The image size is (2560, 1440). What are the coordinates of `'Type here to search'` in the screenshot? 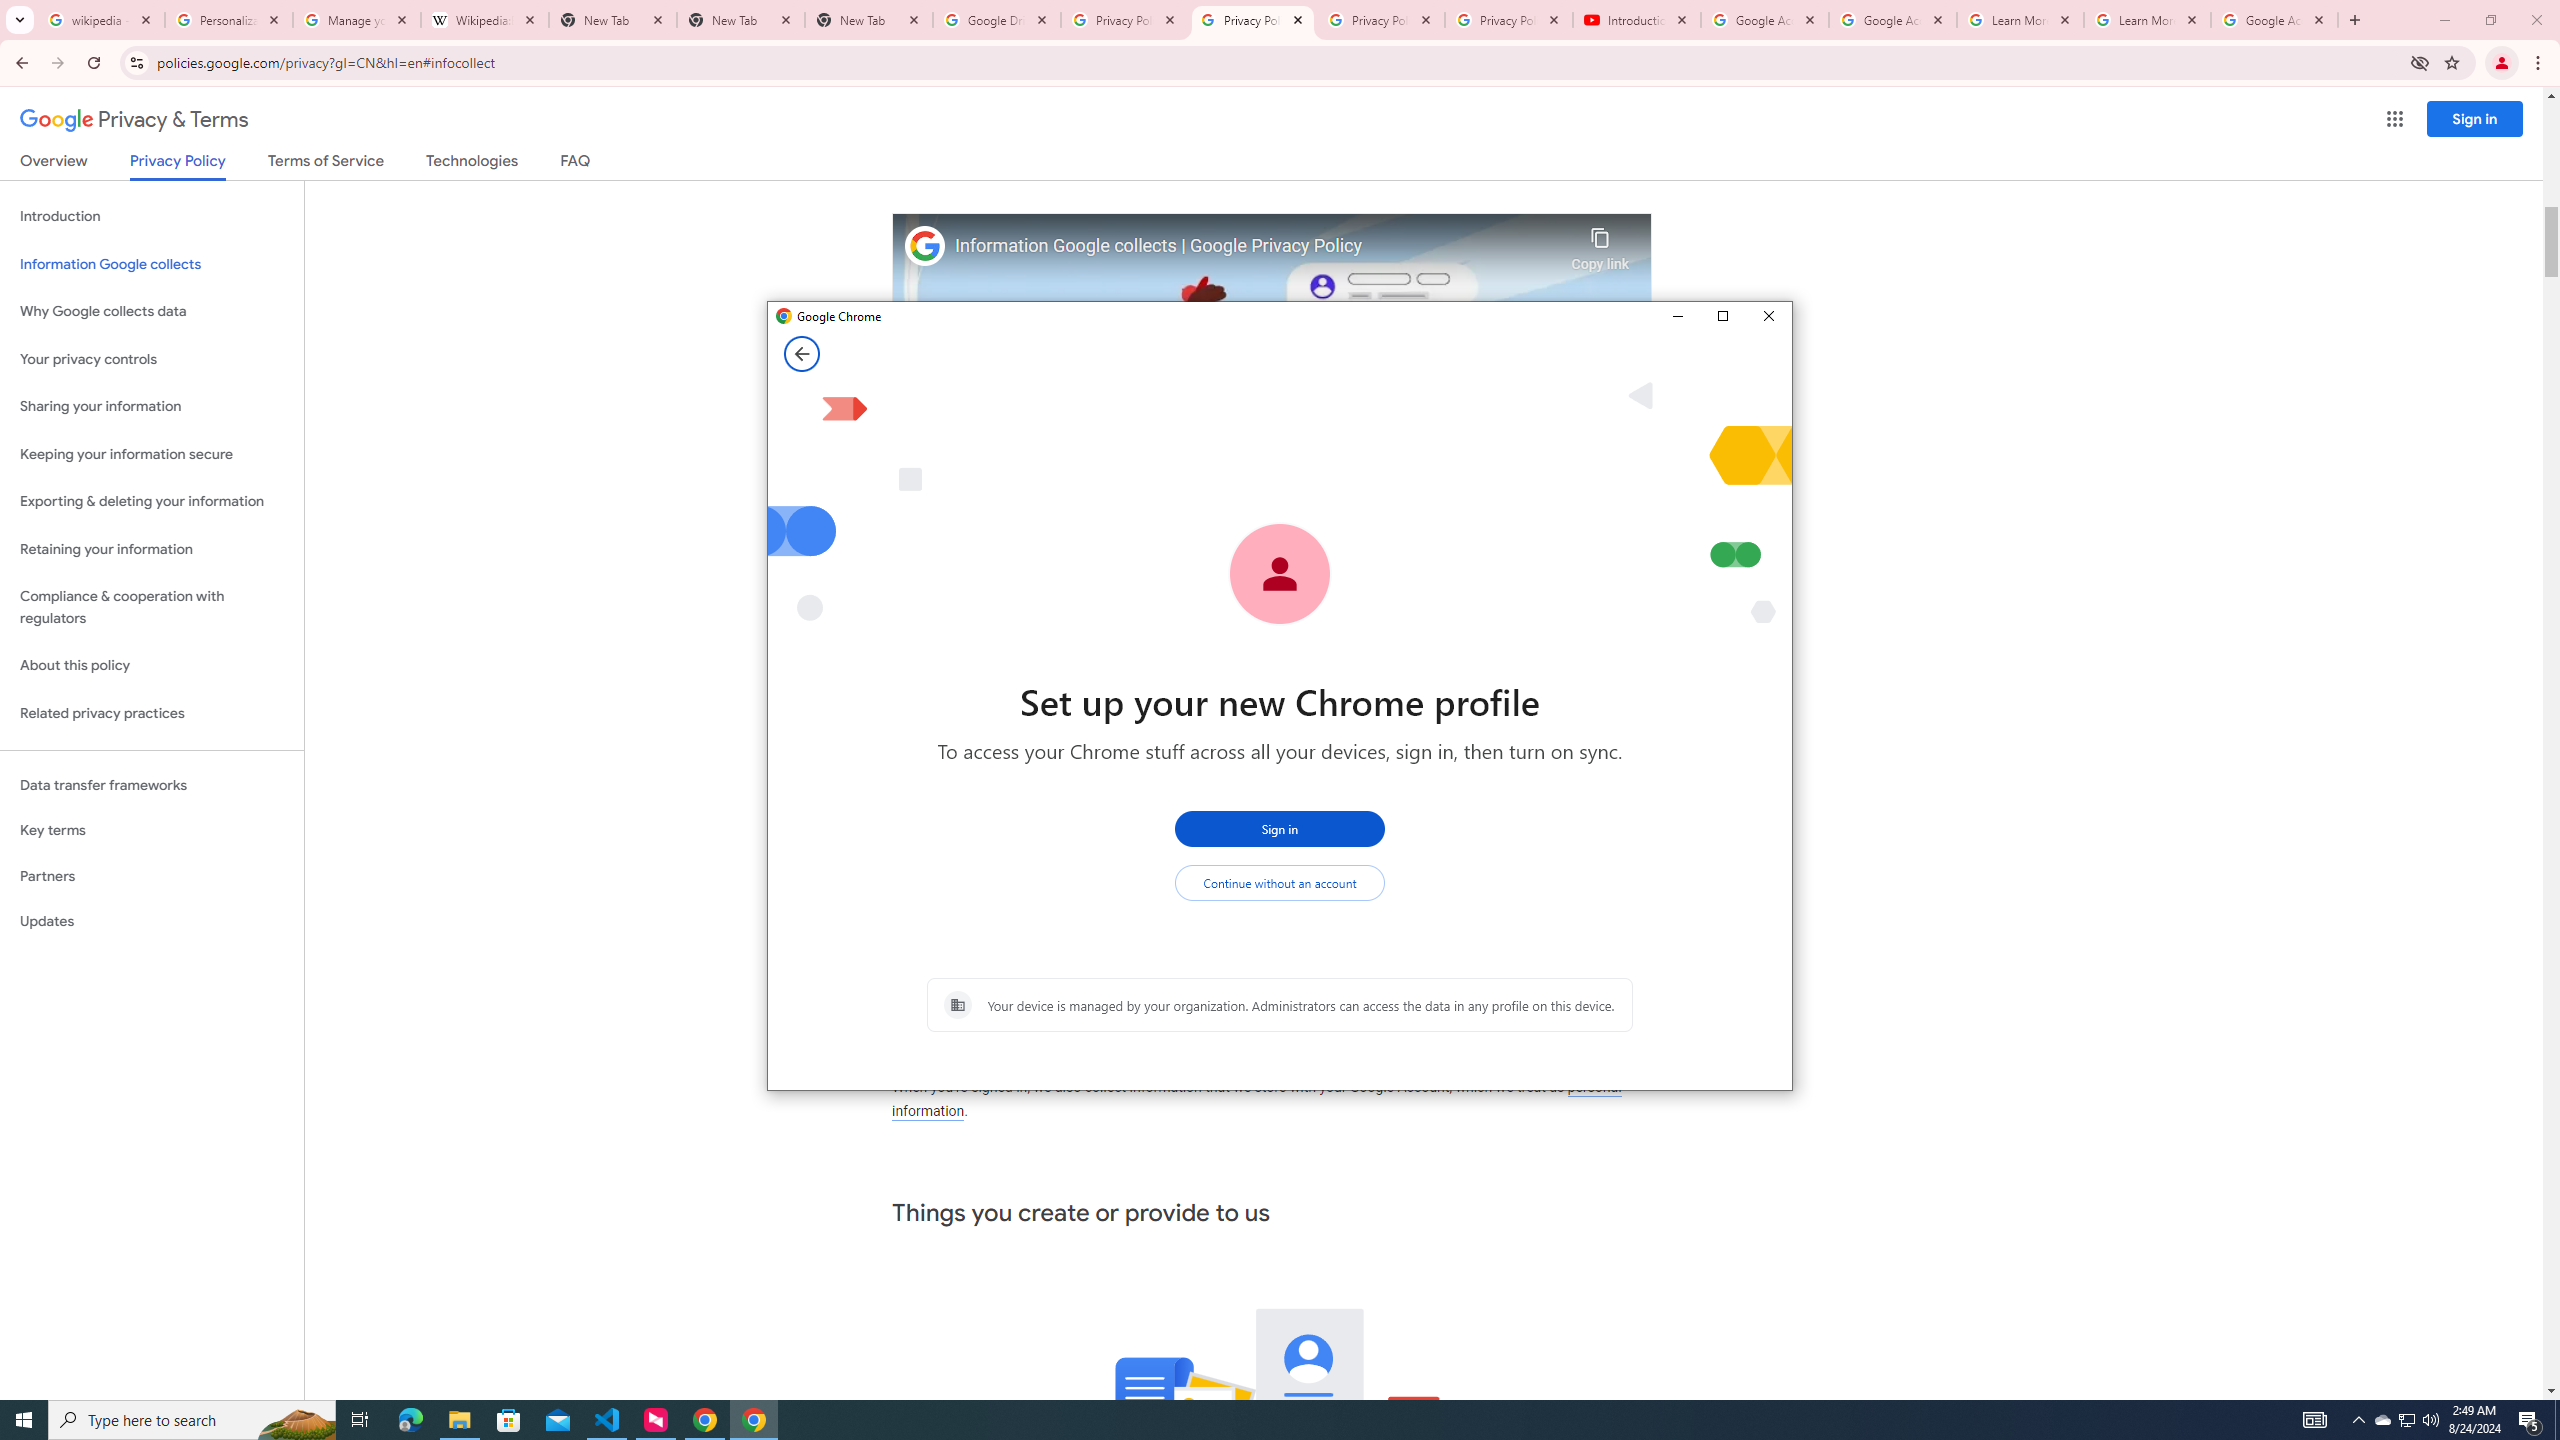 It's located at (191, 1418).